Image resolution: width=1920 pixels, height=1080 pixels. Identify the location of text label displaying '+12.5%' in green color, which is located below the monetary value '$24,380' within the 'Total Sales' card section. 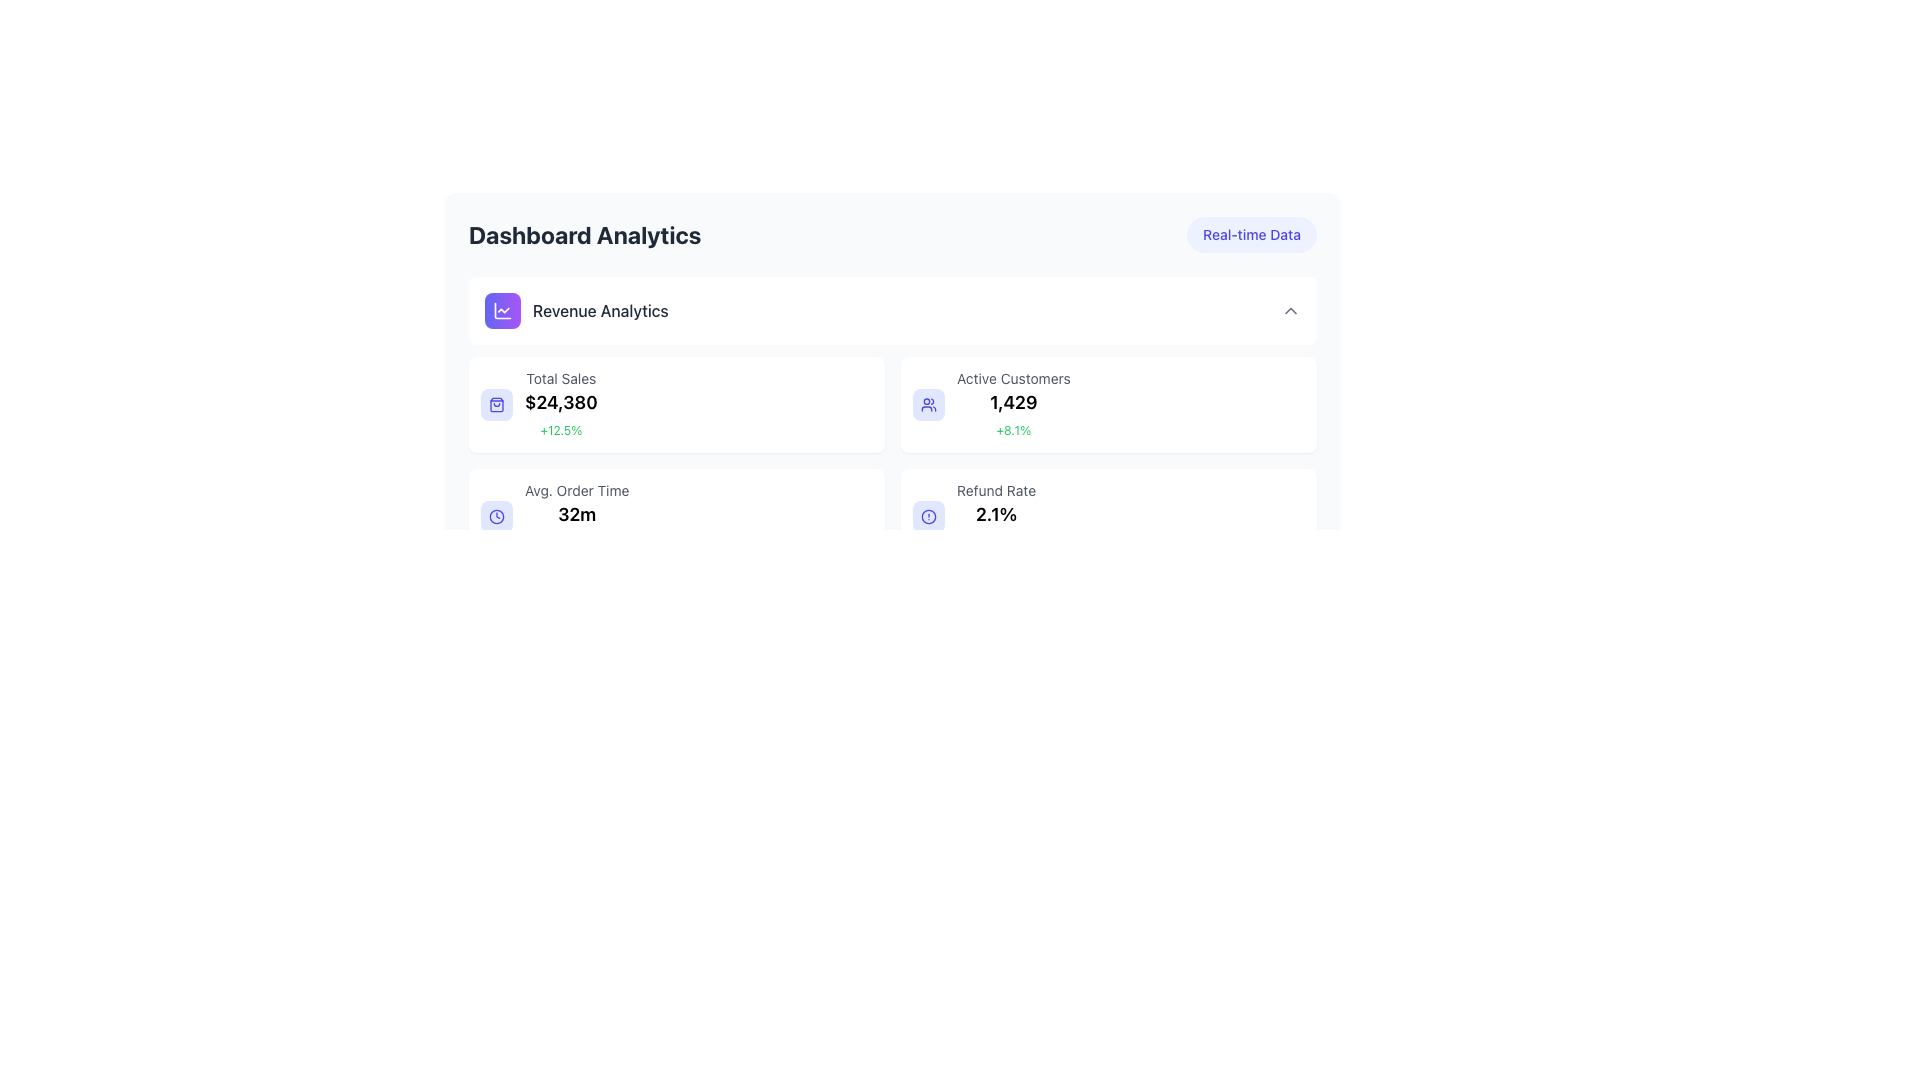
(560, 429).